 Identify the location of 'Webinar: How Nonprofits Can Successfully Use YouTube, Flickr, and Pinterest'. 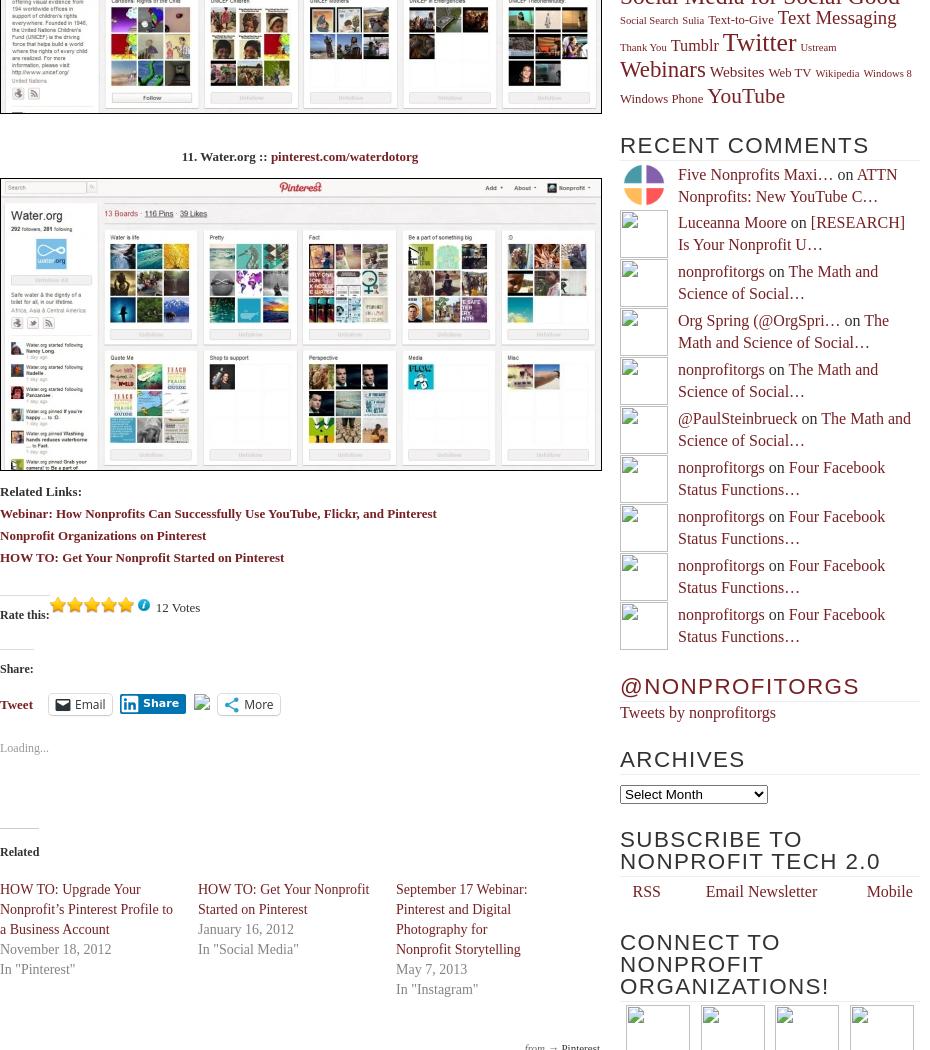
(216, 511).